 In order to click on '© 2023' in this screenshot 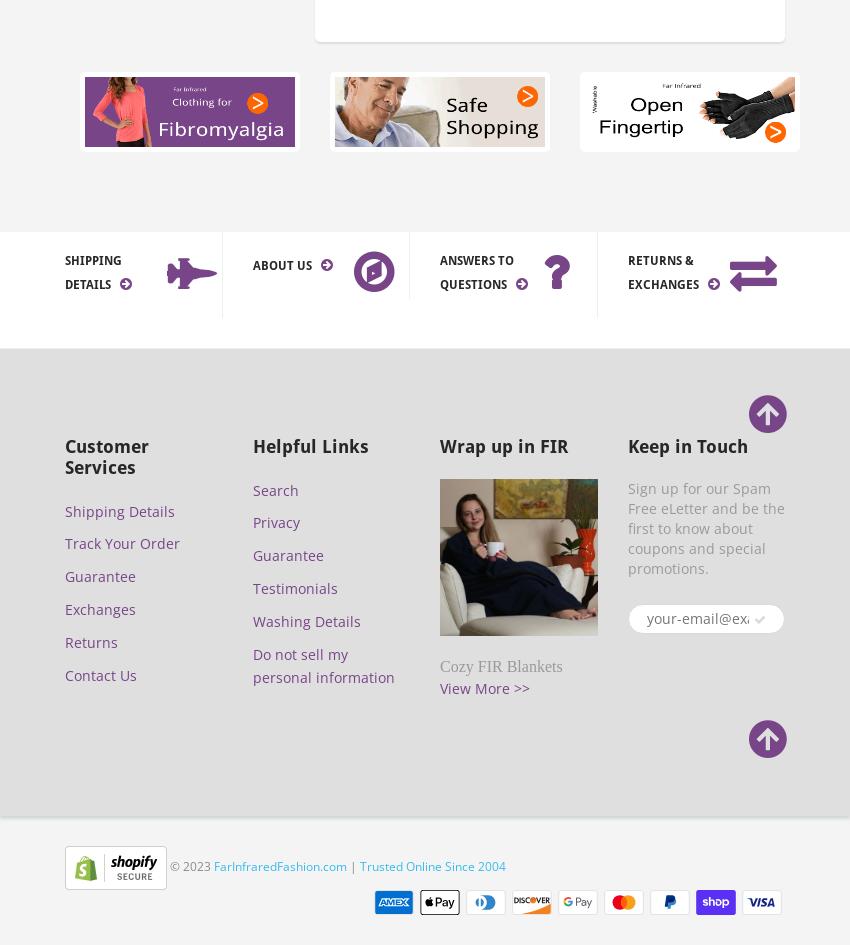, I will do `click(189, 866)`.